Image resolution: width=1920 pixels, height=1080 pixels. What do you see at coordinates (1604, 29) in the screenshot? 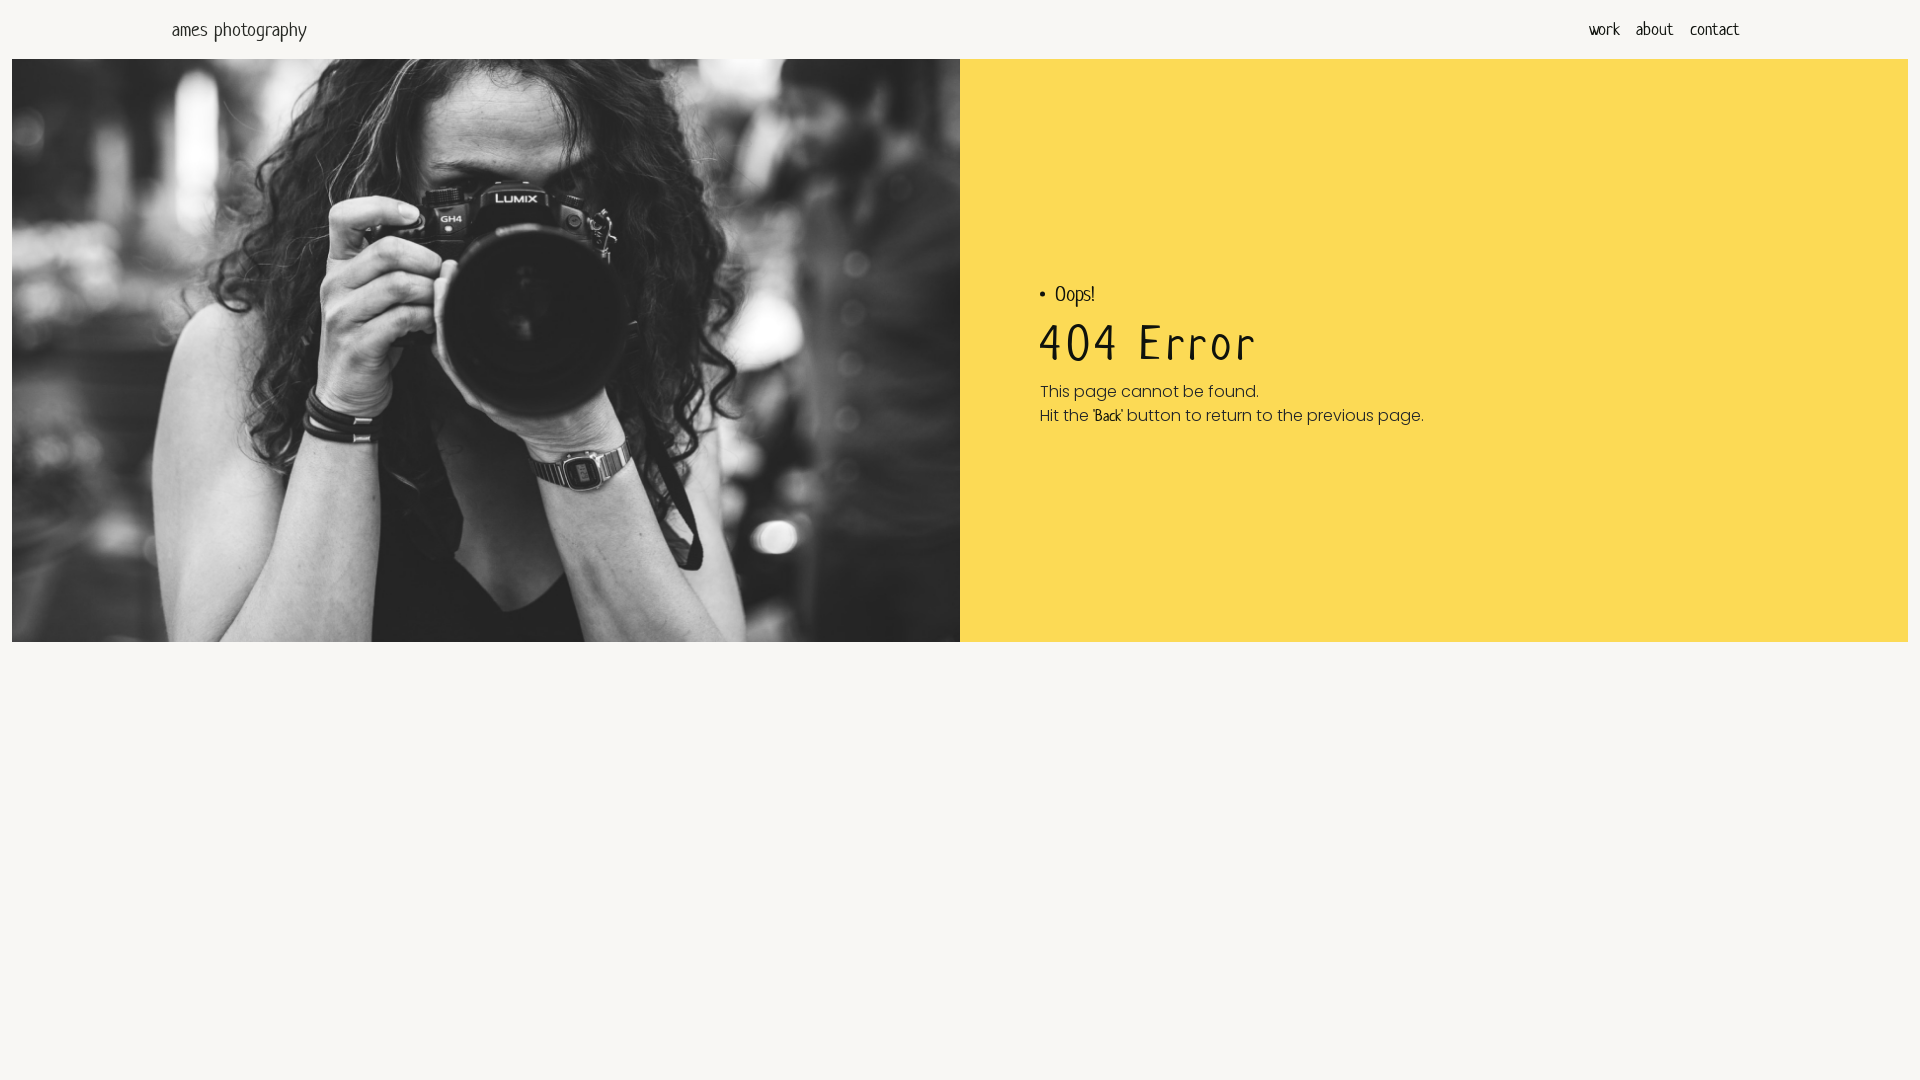
I see `'work'` at bounding box center [1604, 29].